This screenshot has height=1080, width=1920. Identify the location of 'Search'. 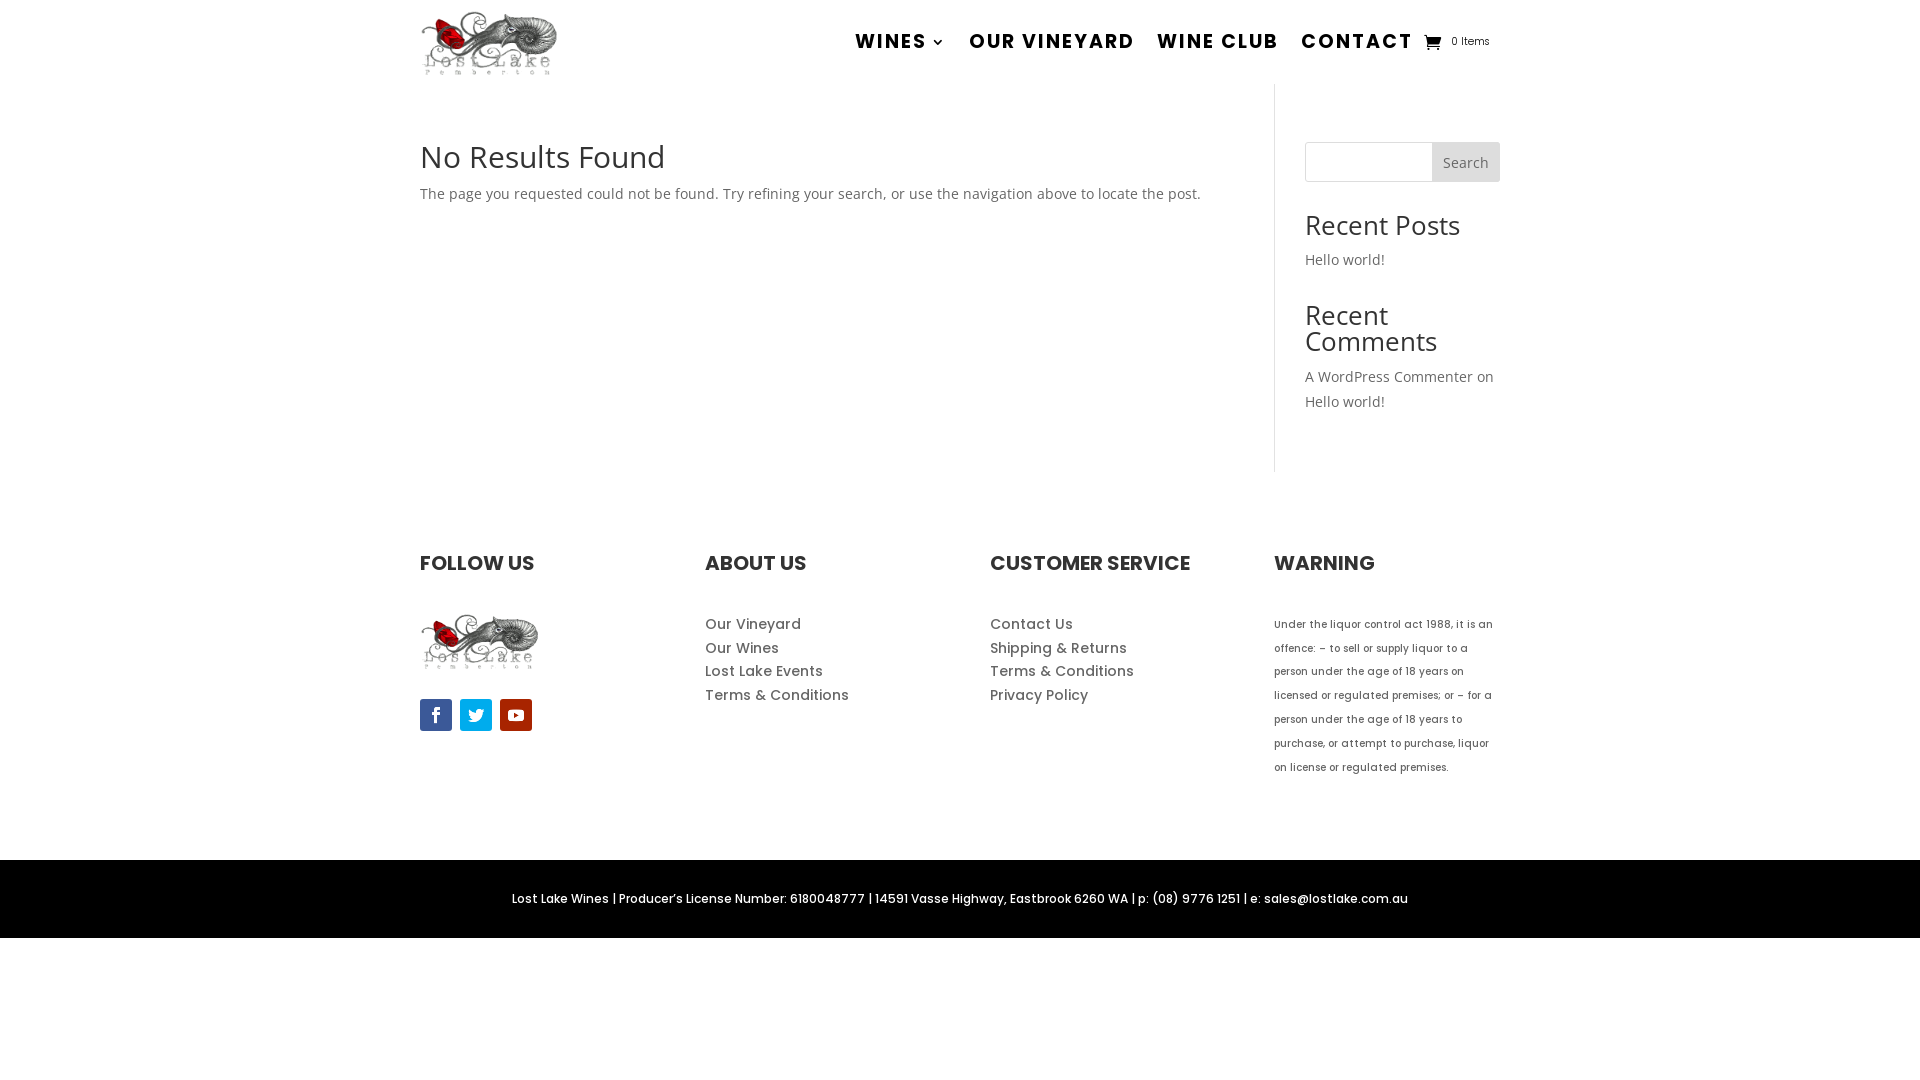
(1465, 161).